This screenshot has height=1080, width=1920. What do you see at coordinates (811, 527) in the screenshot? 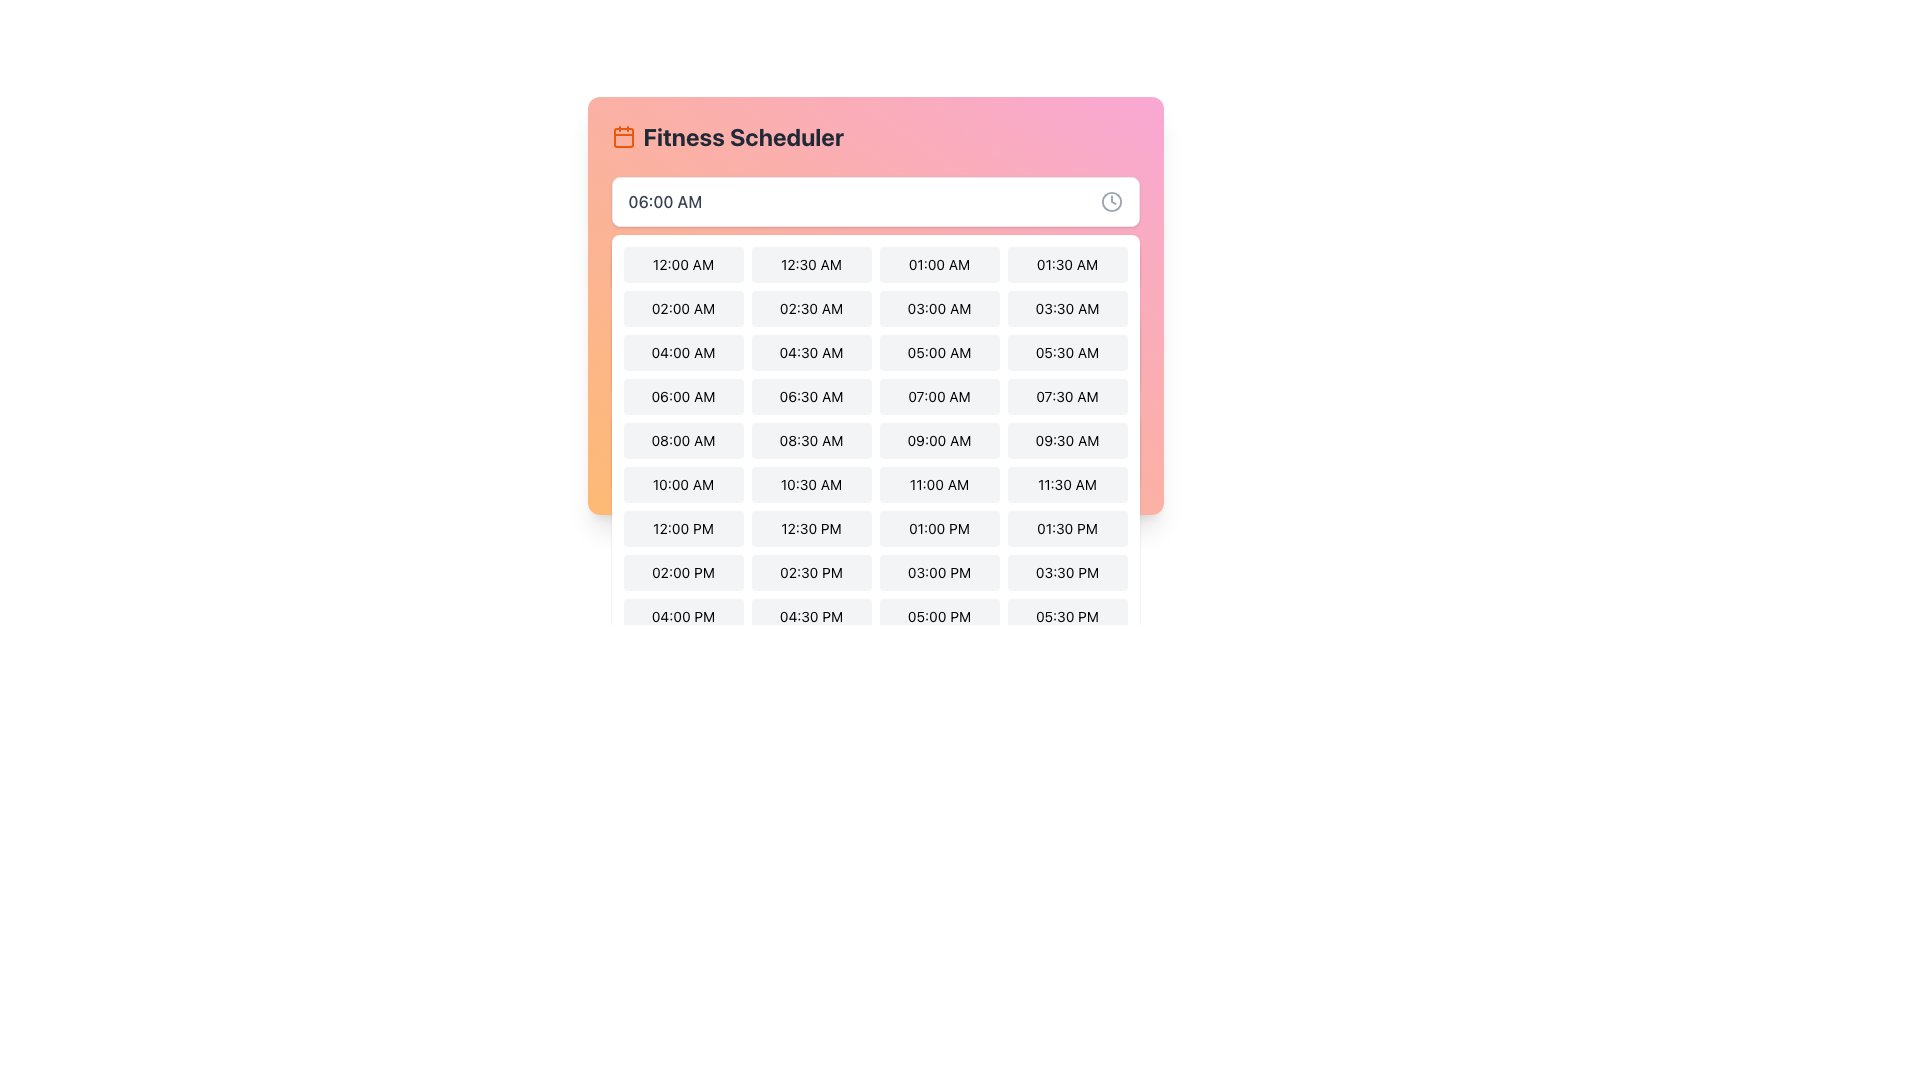
I see `the selectable time slot button for '12:30 PM' in the Fitness Scheduler grid` at bounding box center [811, 527].